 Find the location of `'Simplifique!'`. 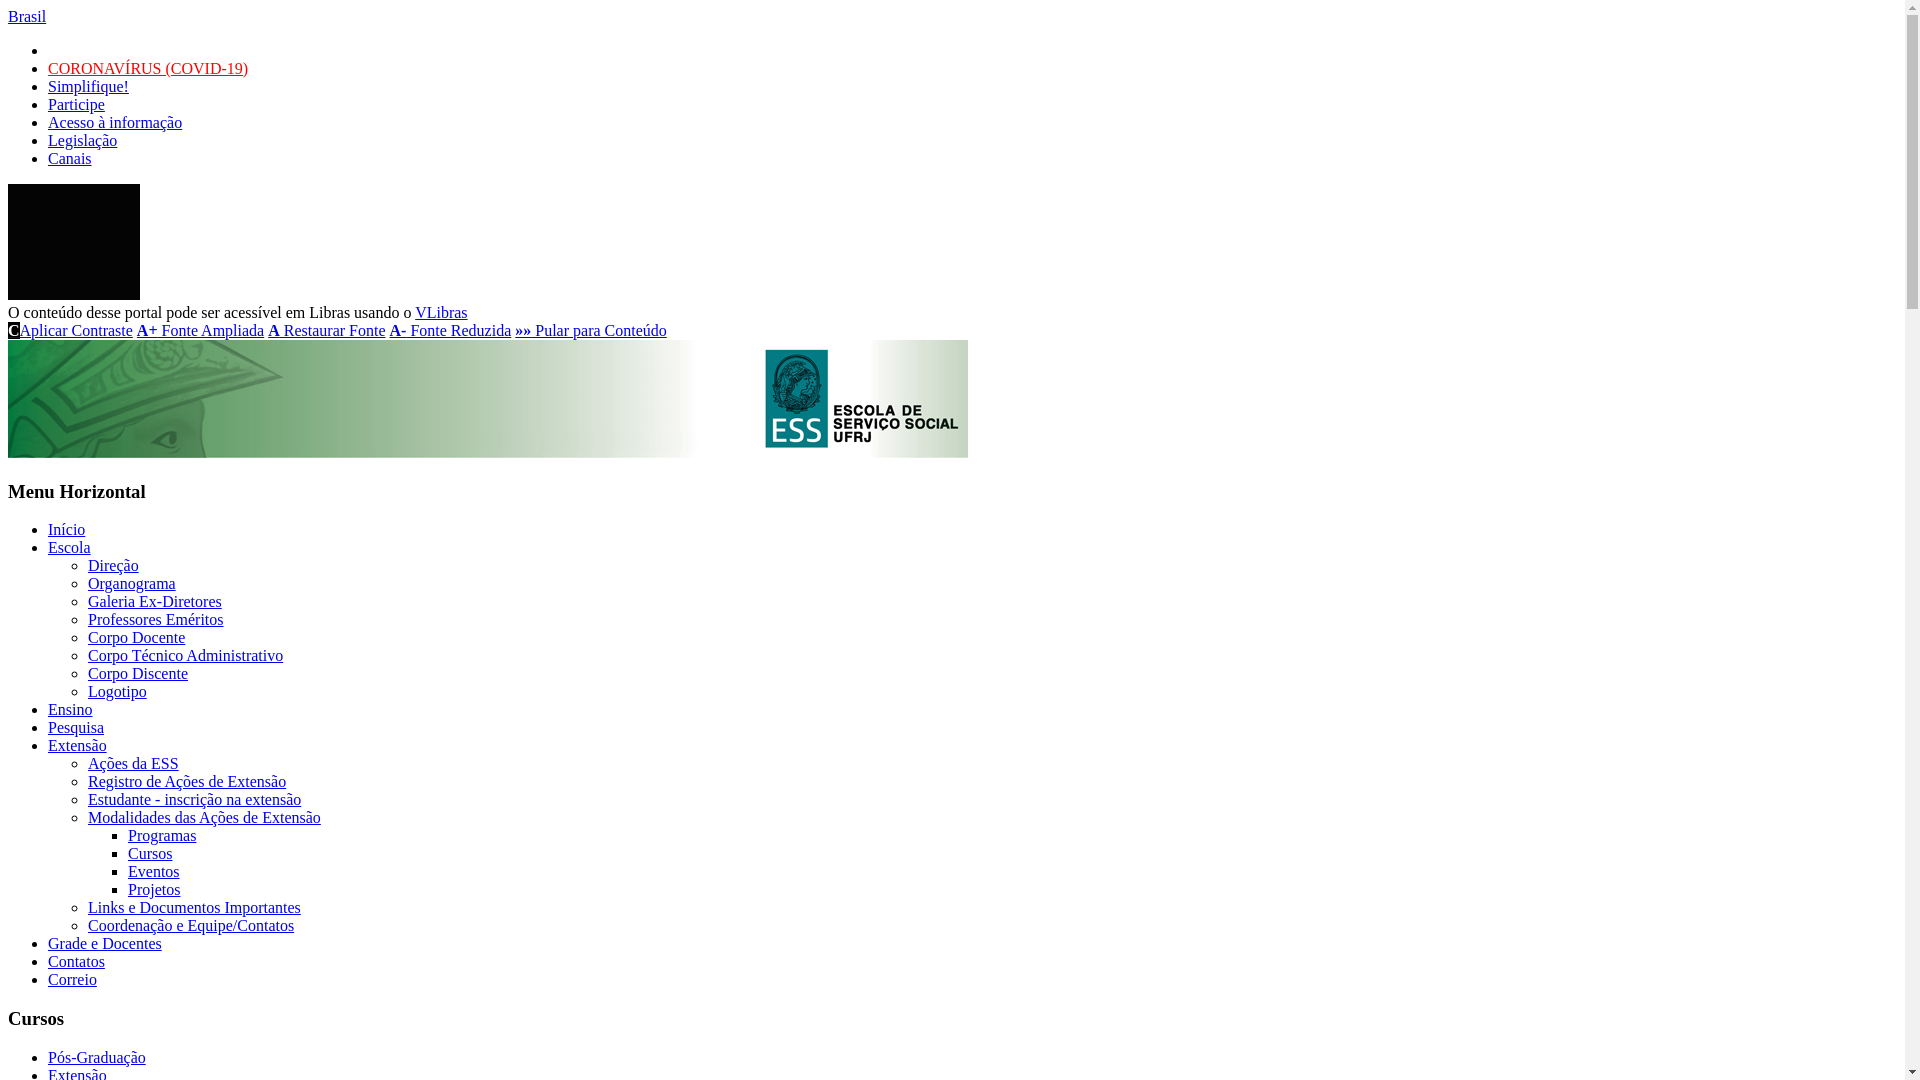

'Simplifique!' is located at coordinates (87, 85).